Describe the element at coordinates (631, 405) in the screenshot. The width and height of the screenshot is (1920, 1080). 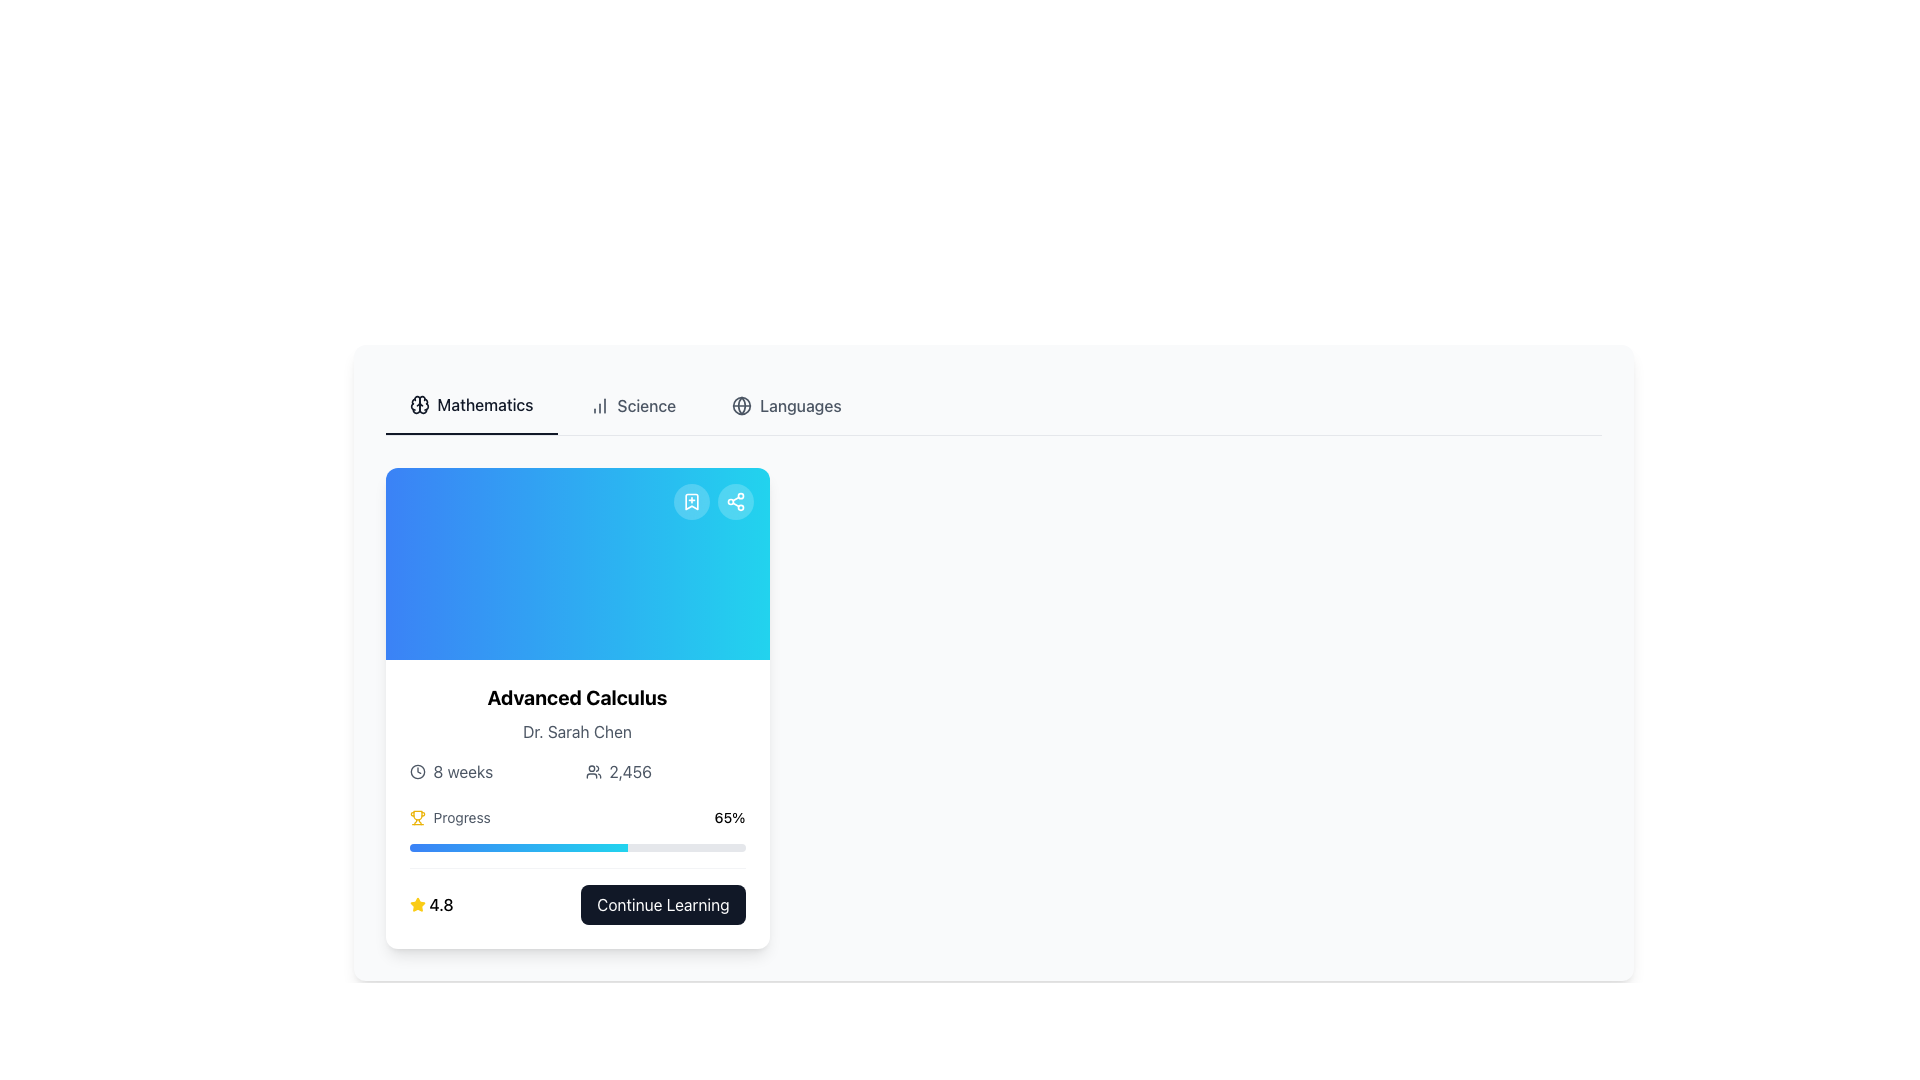
I see `the 'Science' button, which is the second tab in a horizontal list of tabs at the top of the interface, styled with dark gray text and a graphical data icon` at that location.